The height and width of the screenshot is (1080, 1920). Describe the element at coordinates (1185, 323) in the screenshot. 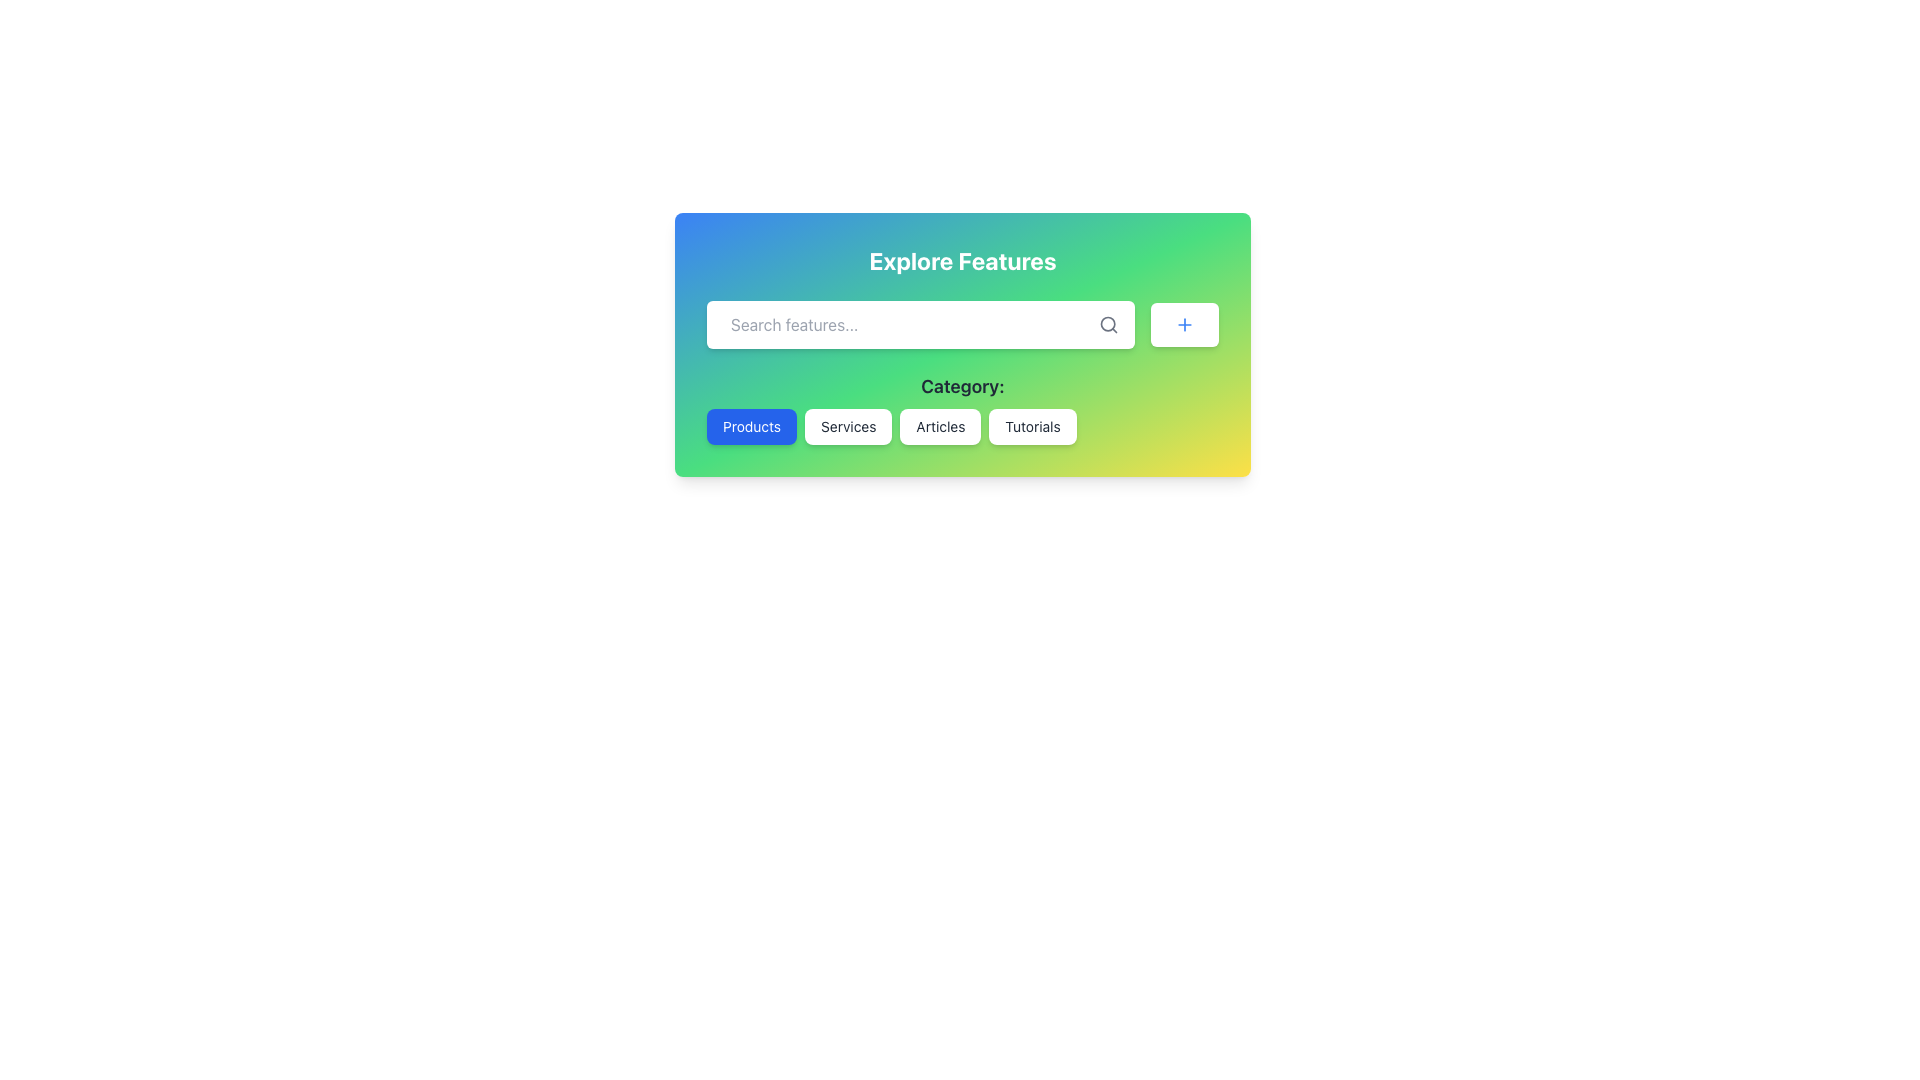

I see `the small button with a plus sign icon, which has a white background and blue-colored plus symbol, located to the right of the horizontal search bar at the top of the page, to observe the tooltip or style change` at that location.